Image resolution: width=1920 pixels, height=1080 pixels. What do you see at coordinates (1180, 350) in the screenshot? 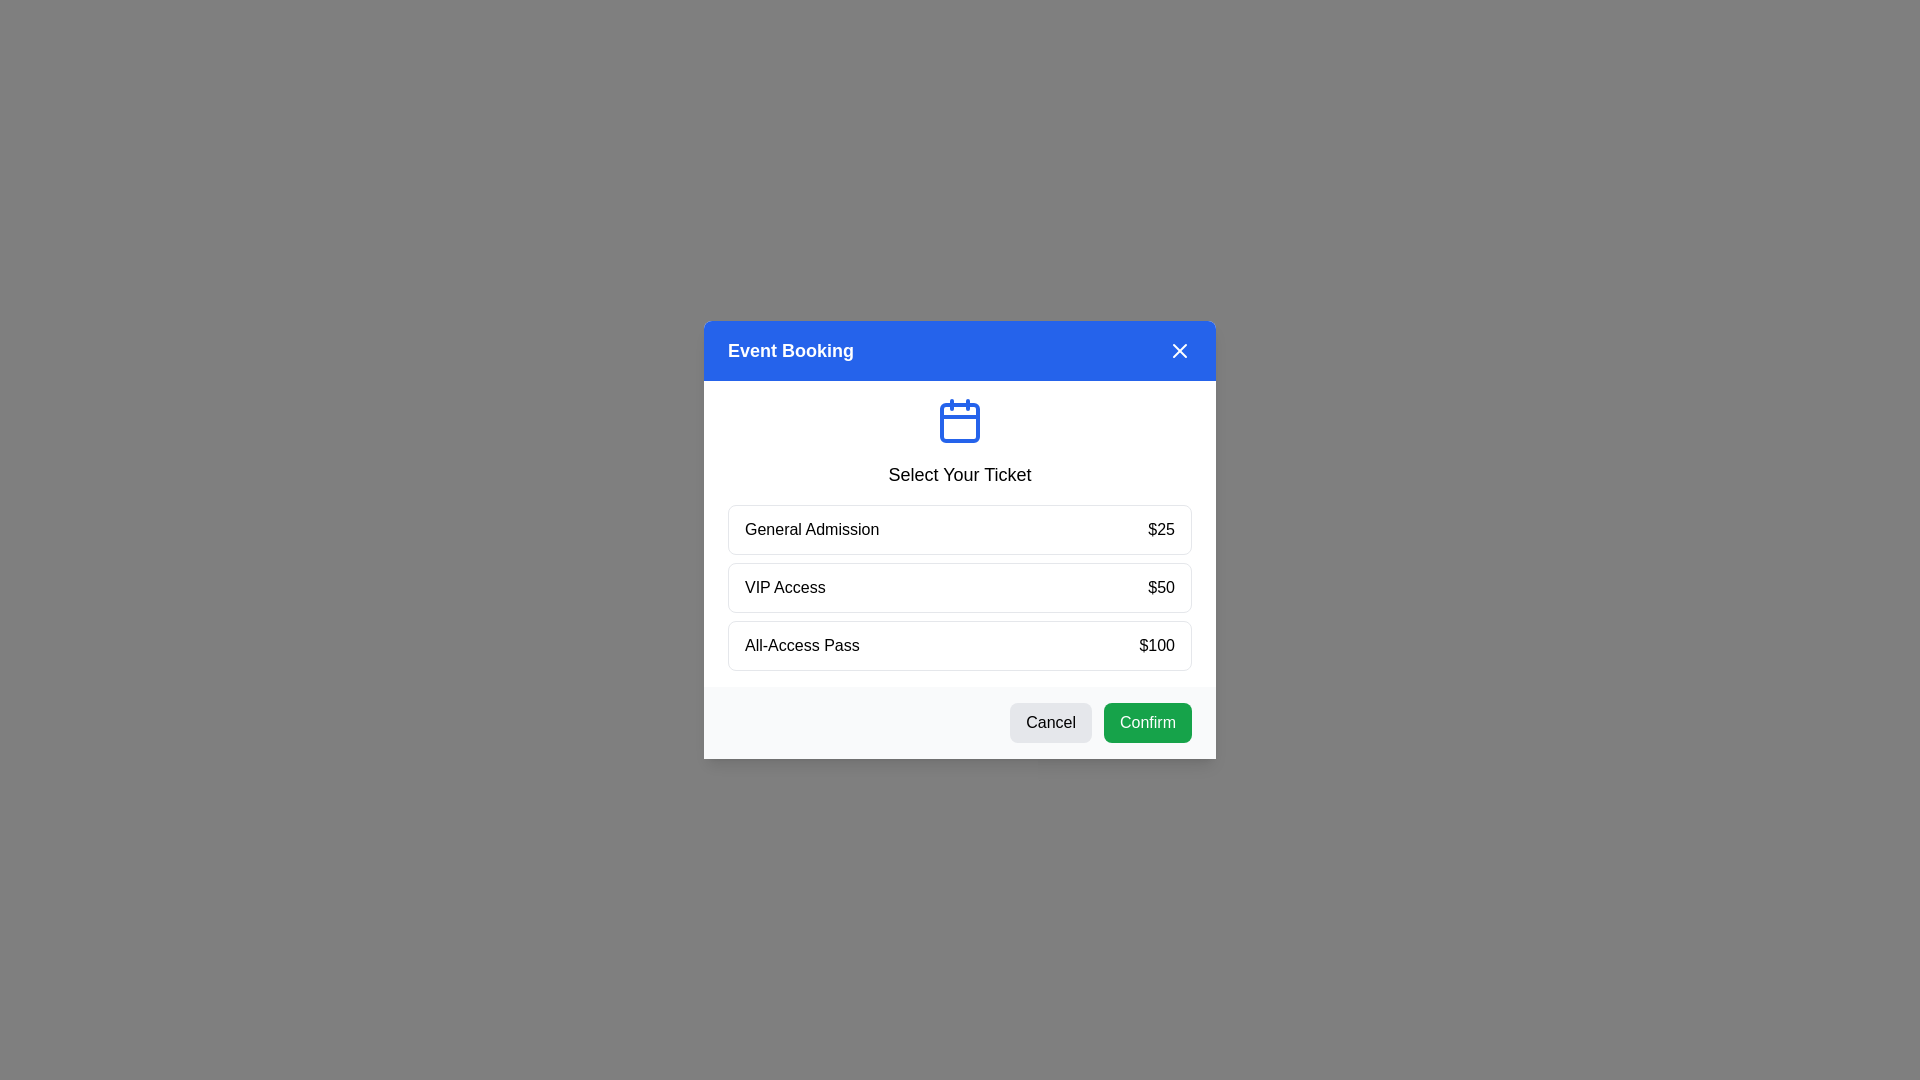
I see `the close 'X' icon located at the top-right corner of the blue header bar in the modal window` at bounding box center [1180, 350].